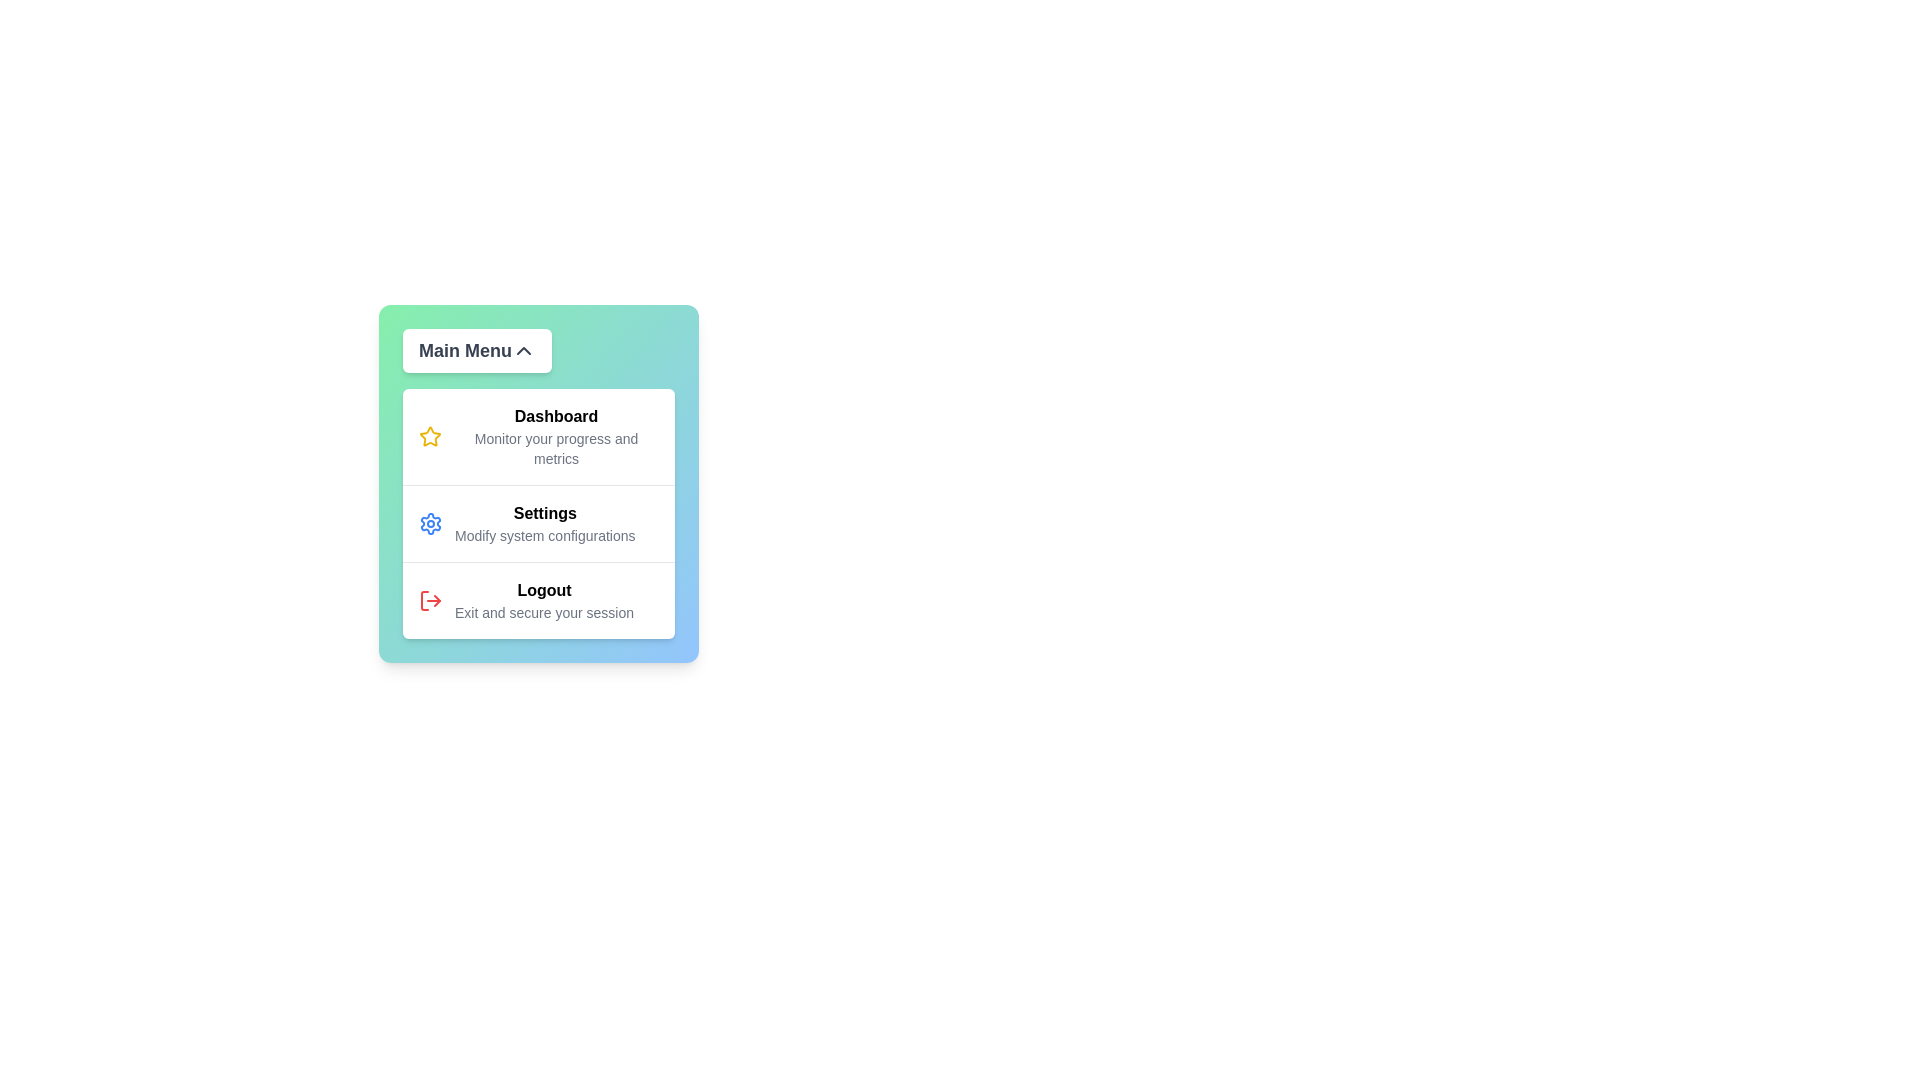  I want to click on the icon associated with Logout, so click(430, 600).